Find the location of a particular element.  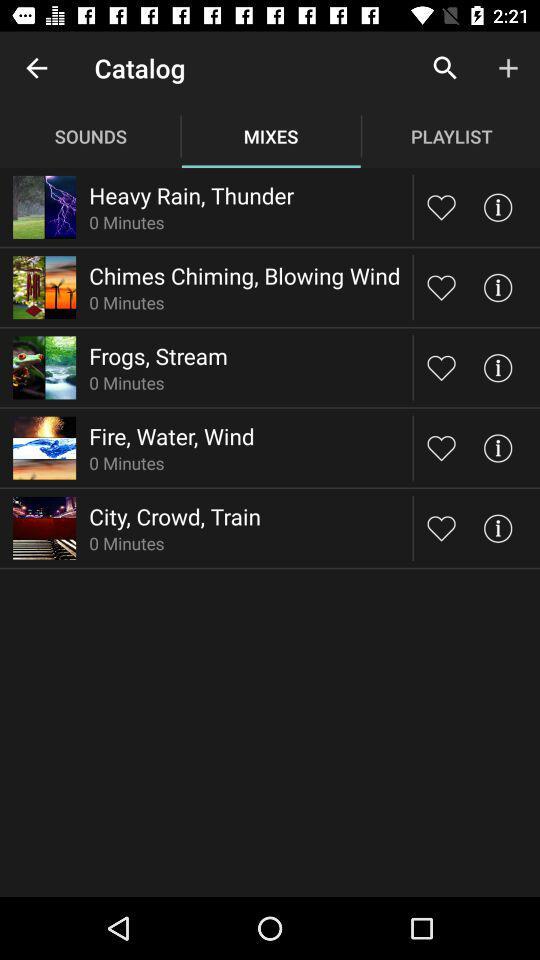

icon next to the mixes is located at coordinates (445, 68).